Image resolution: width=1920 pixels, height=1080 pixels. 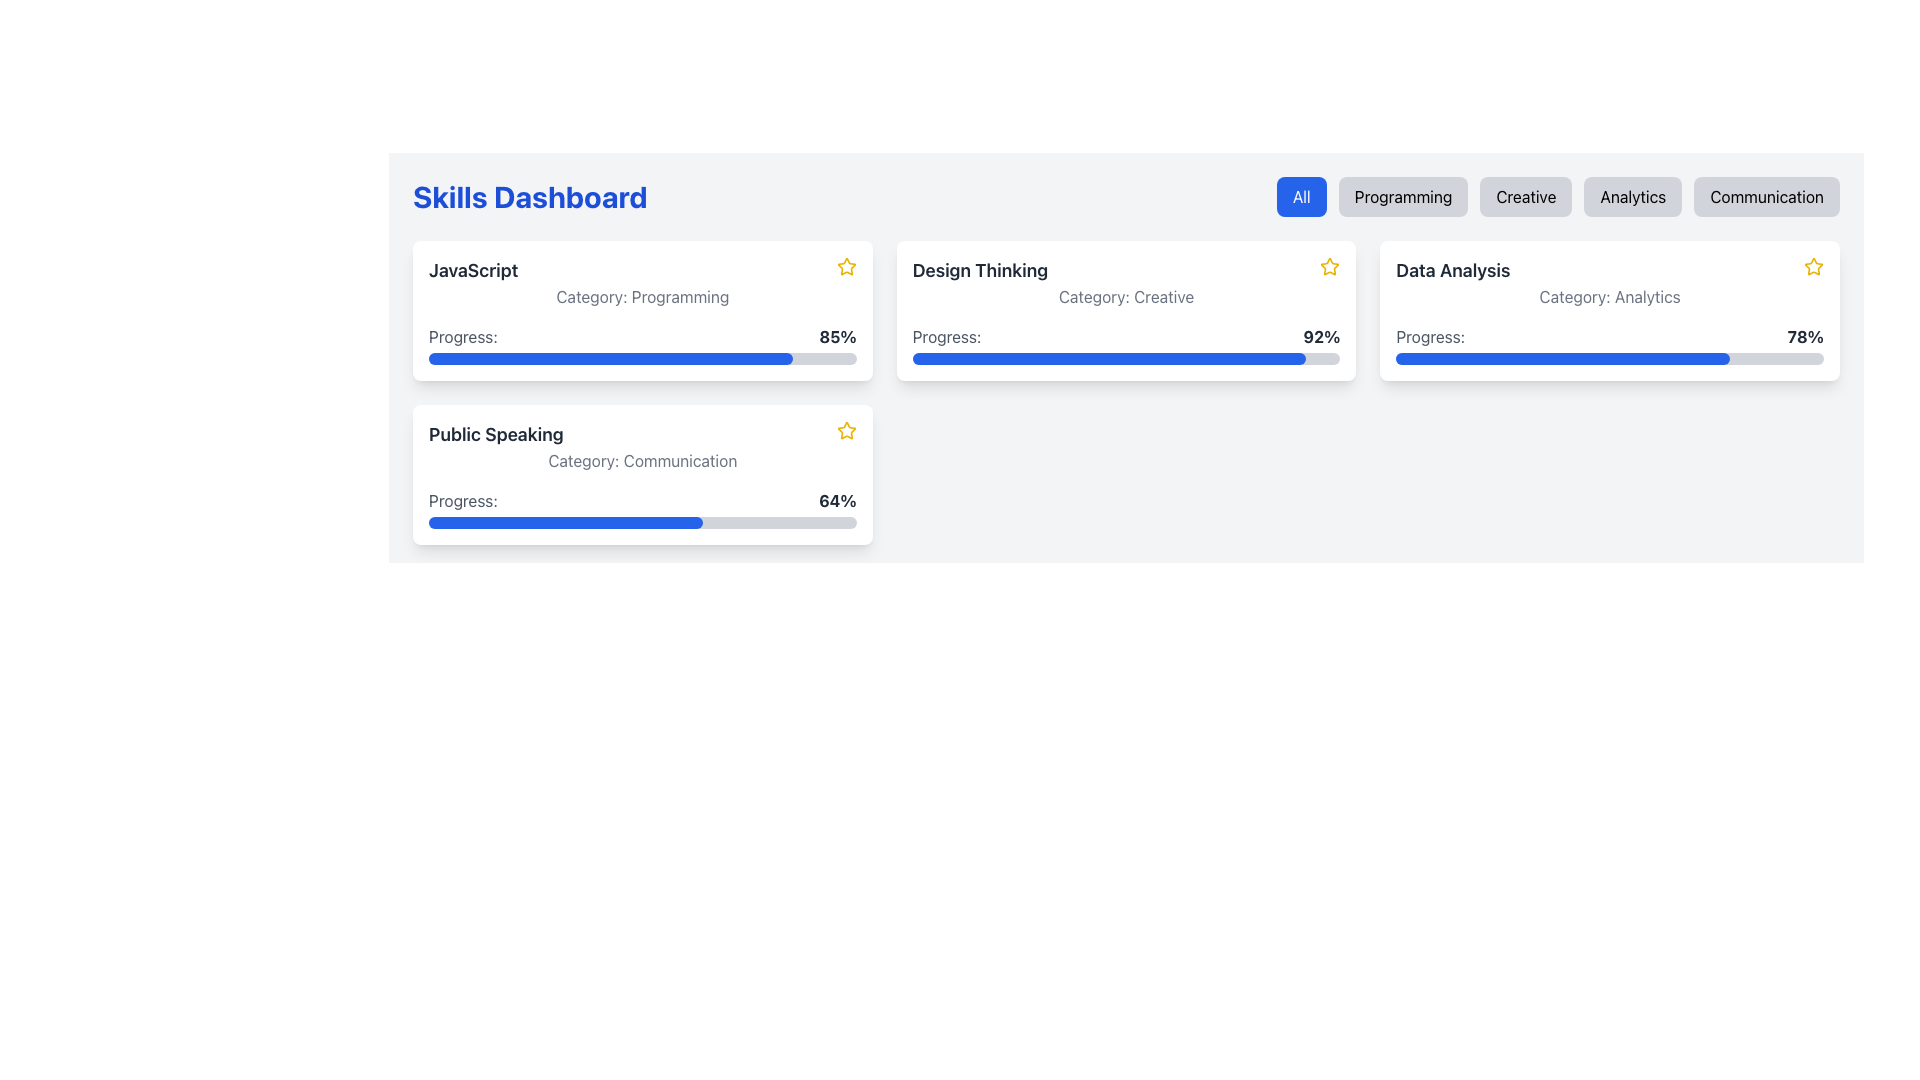 I want to click on the filled portion of the progress bar representing 64% progress for the 'Public Speaking' skill in the lower-left section of the dashboard, so click(x=564, y=522).